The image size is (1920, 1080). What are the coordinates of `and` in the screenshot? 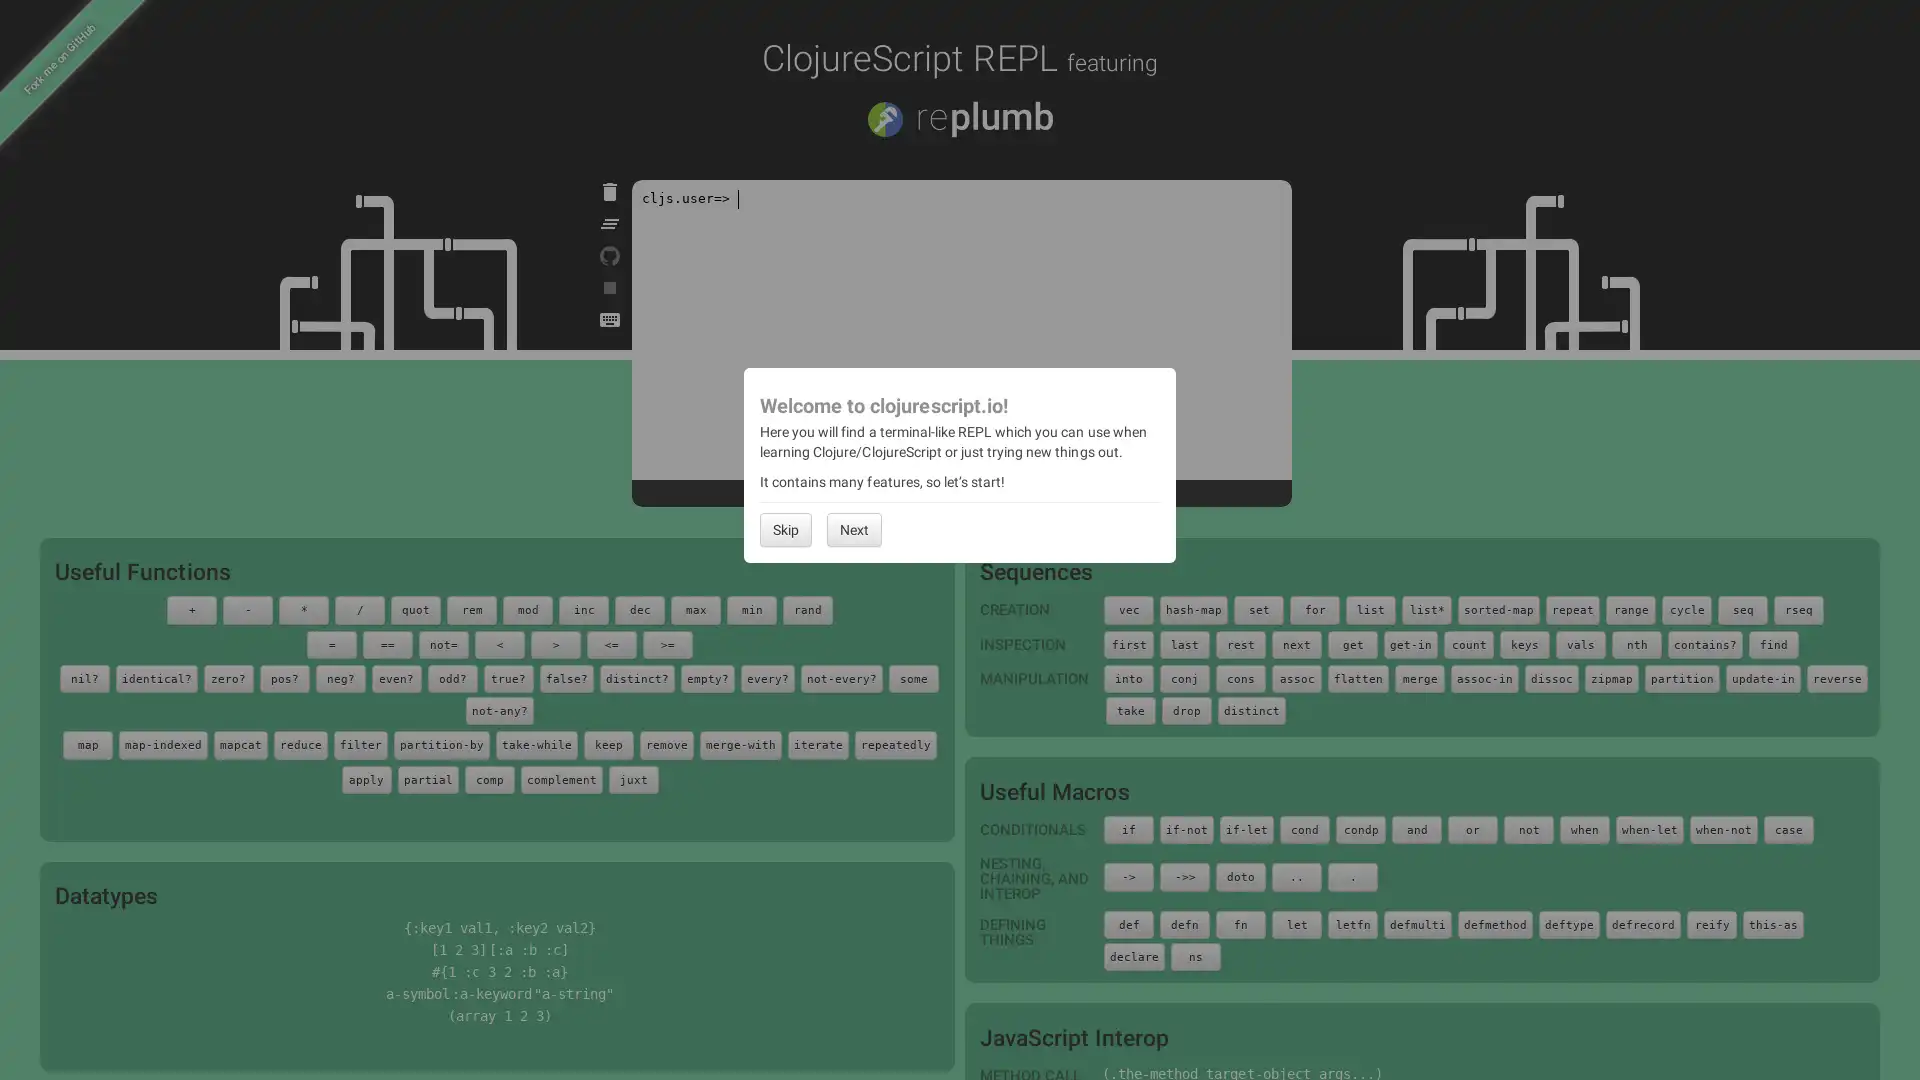 It's located at (1415, 829).